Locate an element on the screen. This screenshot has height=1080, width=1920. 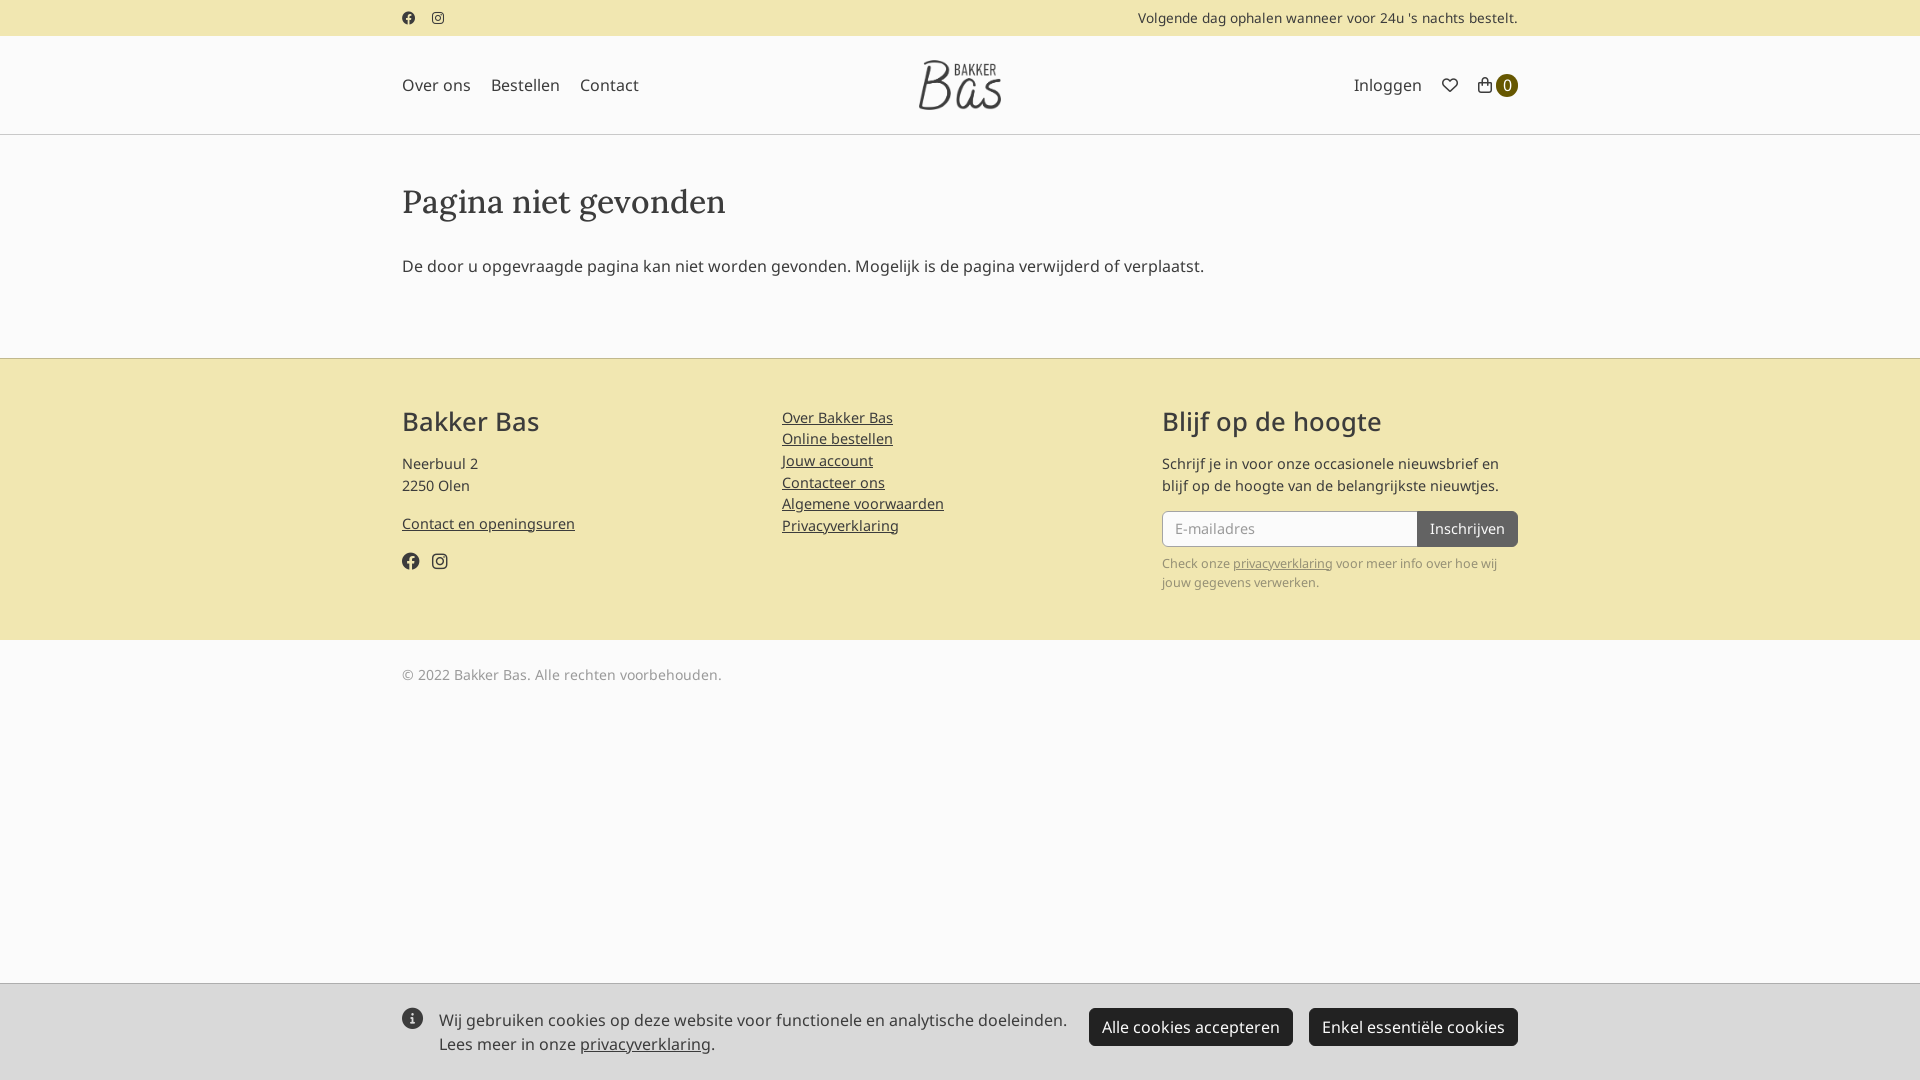
'Bakker Bas op Facebook' is located at coordinates (410, 560).